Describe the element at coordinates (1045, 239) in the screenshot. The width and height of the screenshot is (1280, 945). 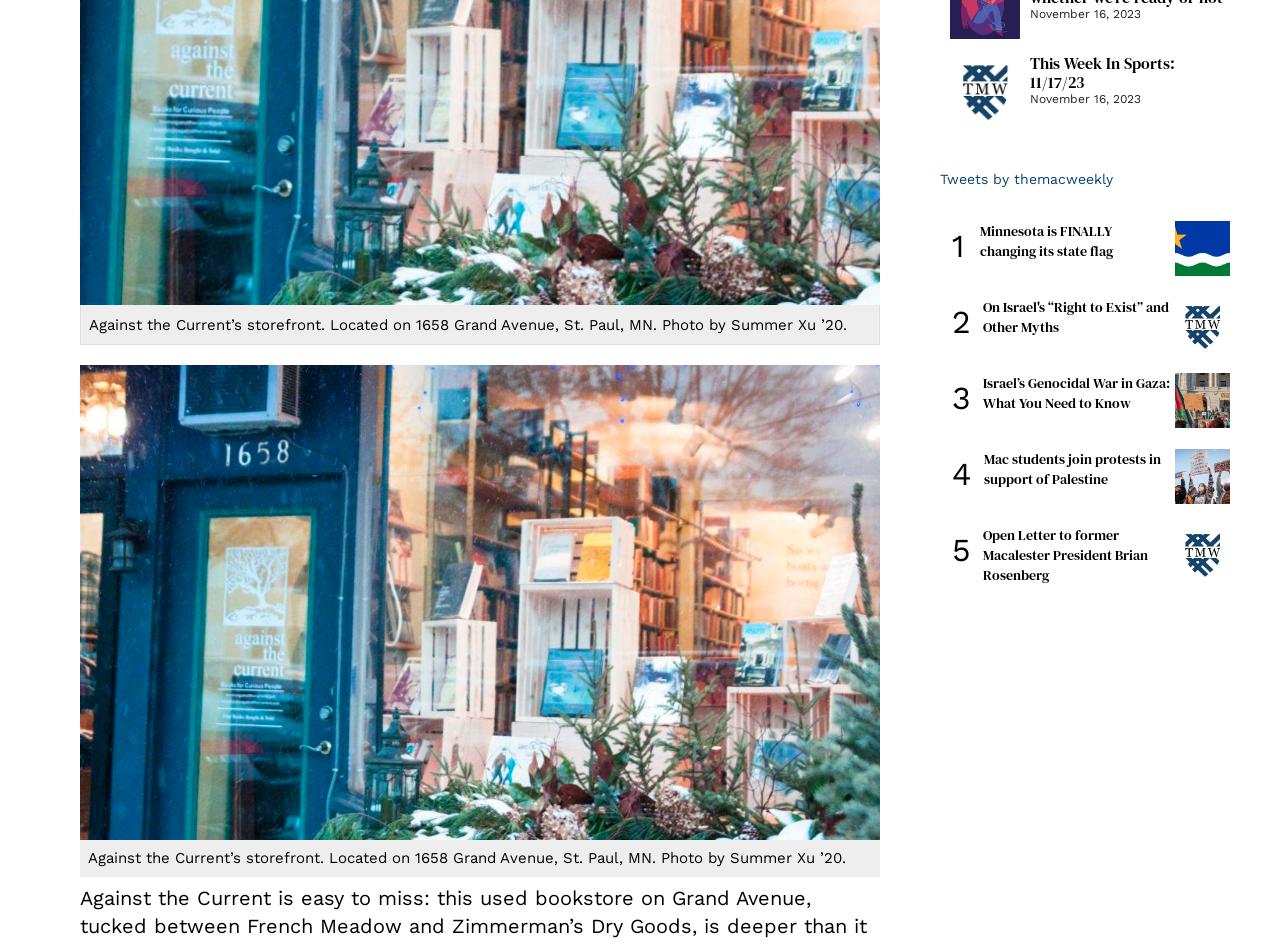
I see `'Minnesota is FINALLY changing its state flag'` at that location.